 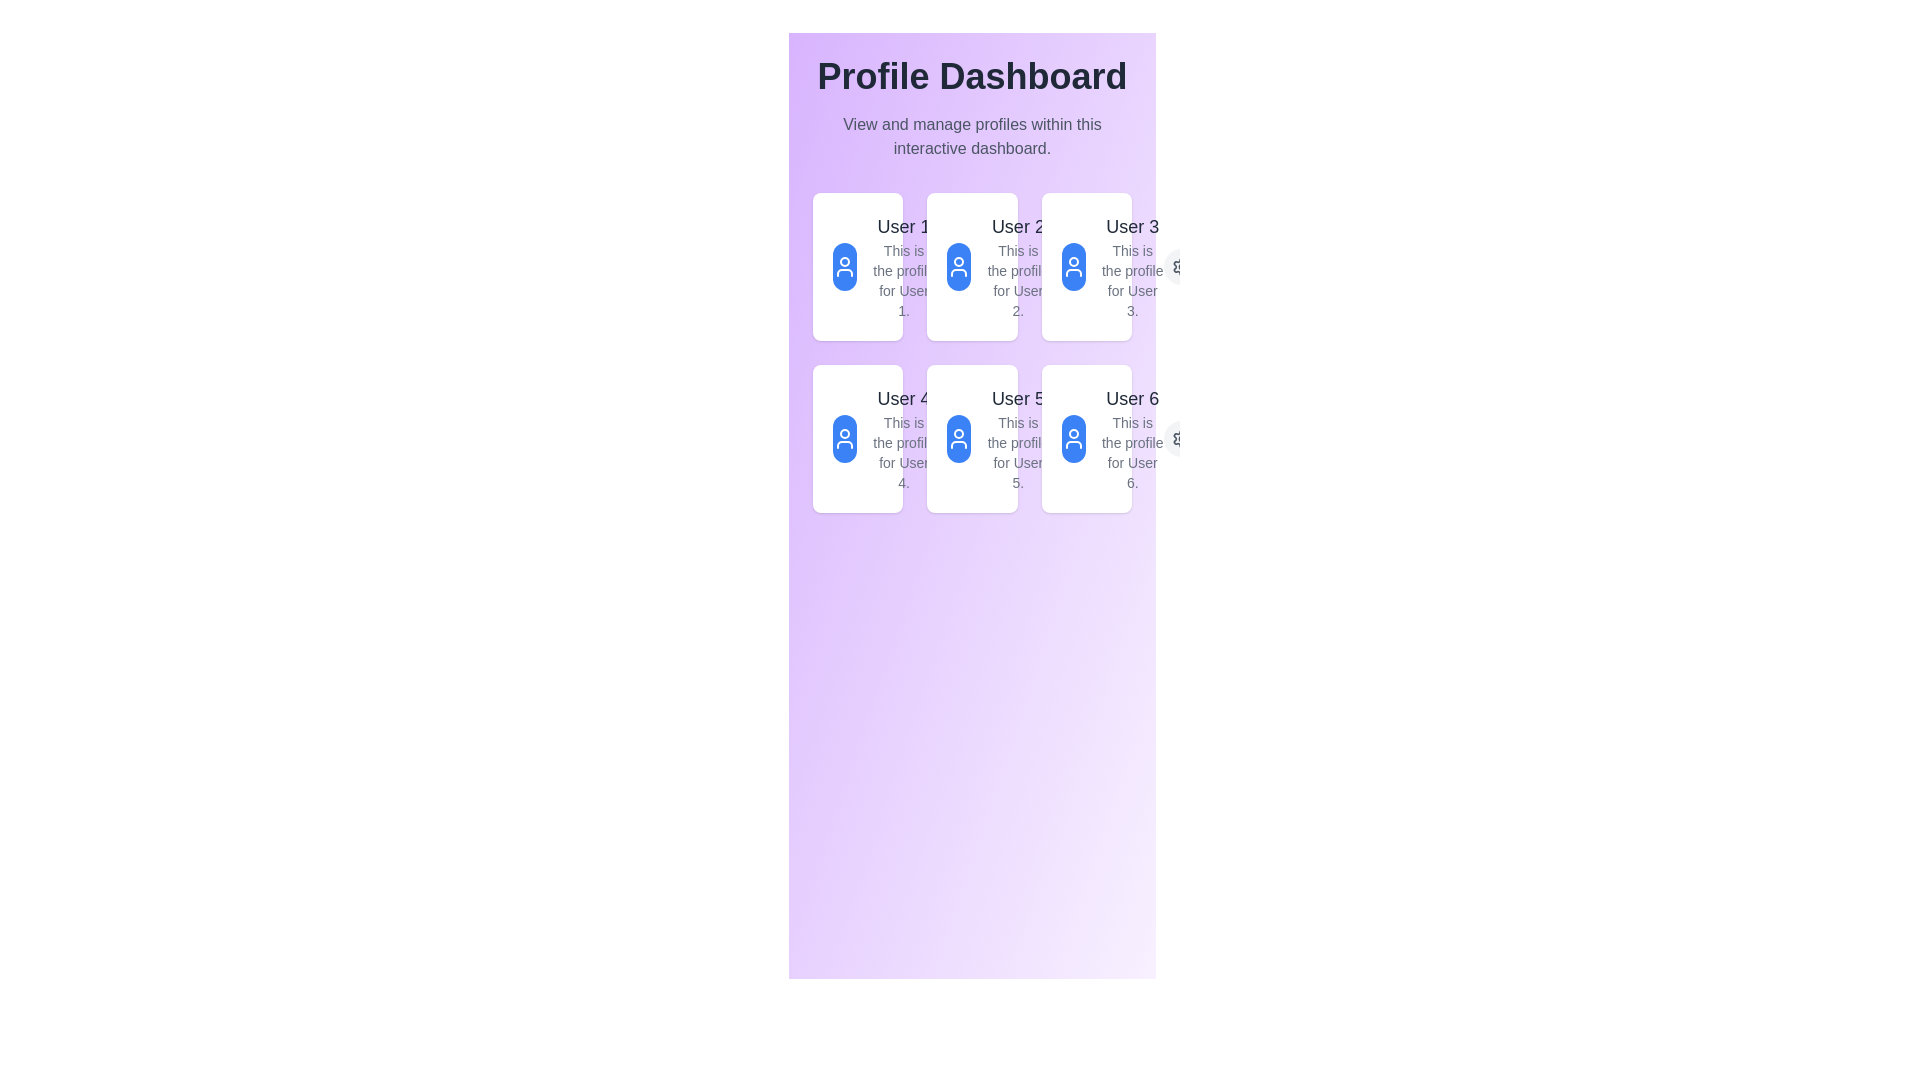 I want to click on informational text label providing a description for User 3, located below the title 'User 3' in the third card of the top row, so click(x=1132, y=281).